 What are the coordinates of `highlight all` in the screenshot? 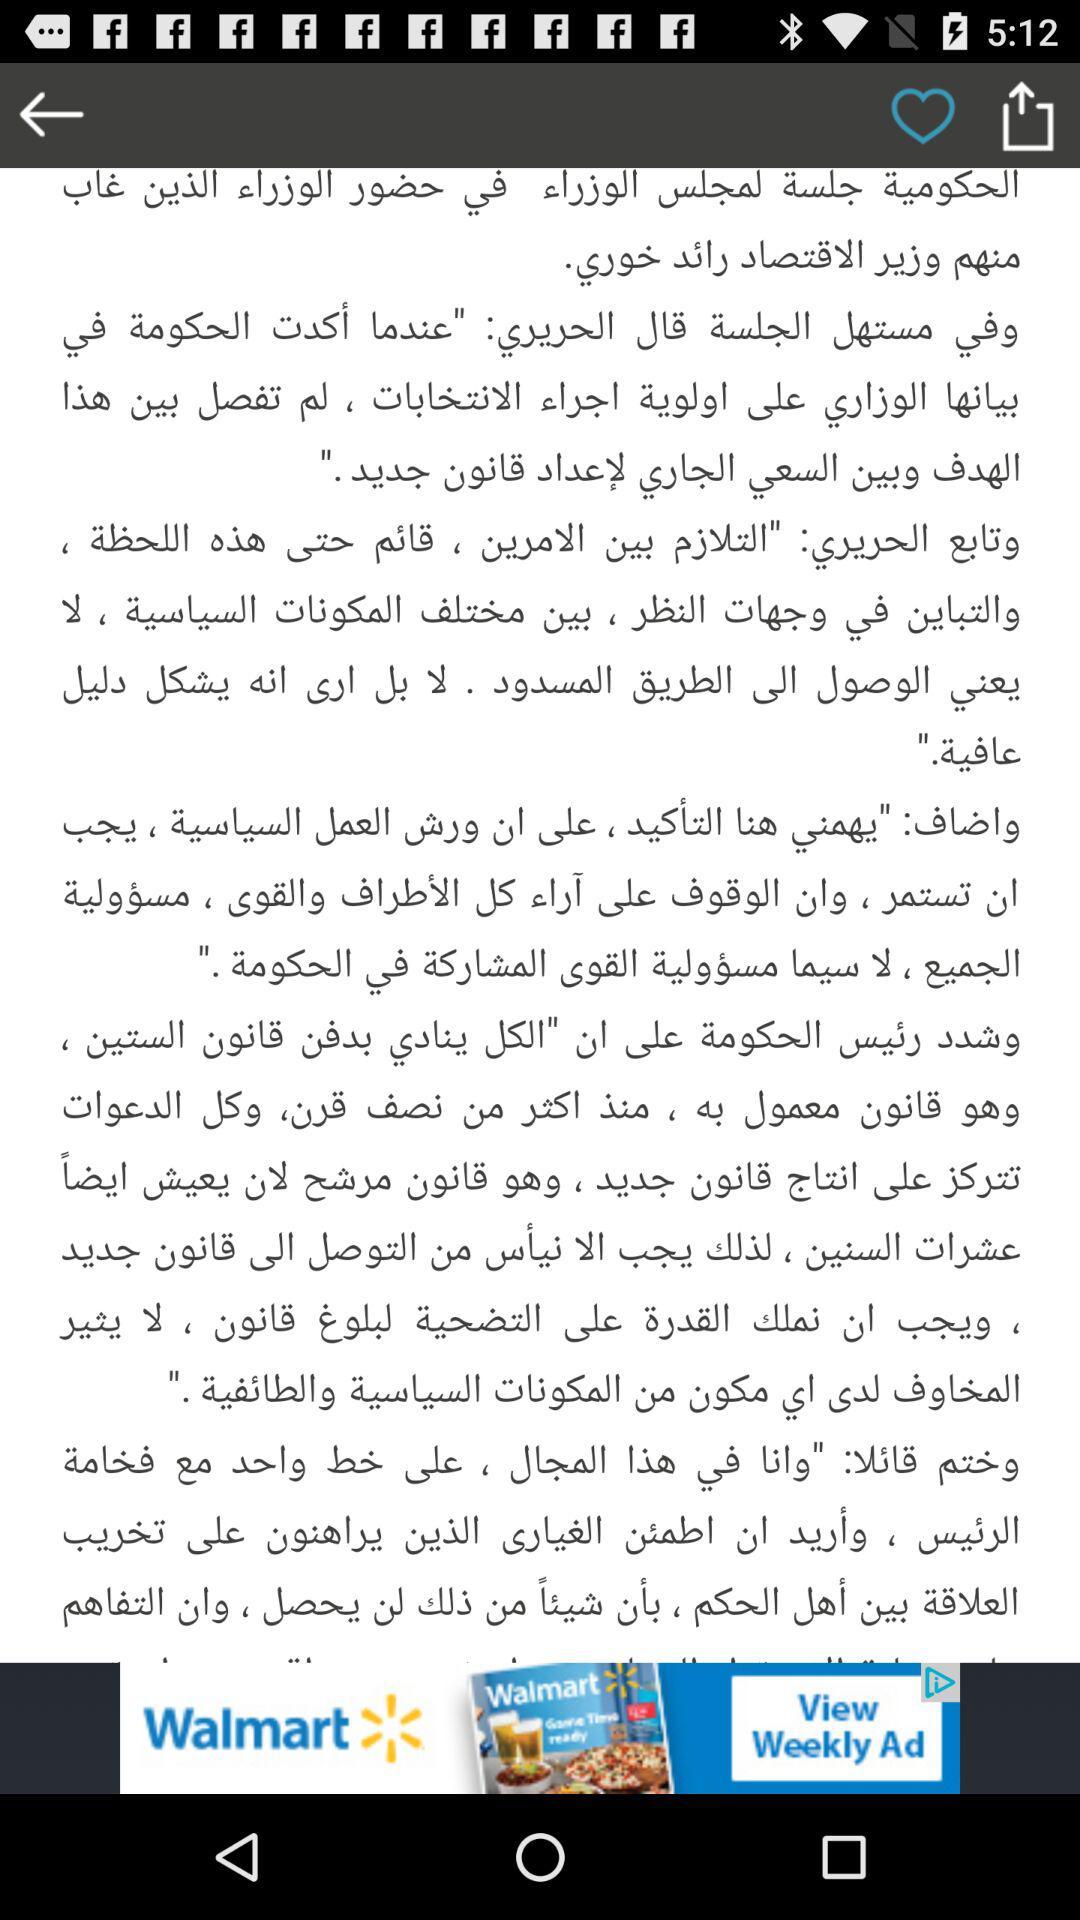 It's located at (540, 862).